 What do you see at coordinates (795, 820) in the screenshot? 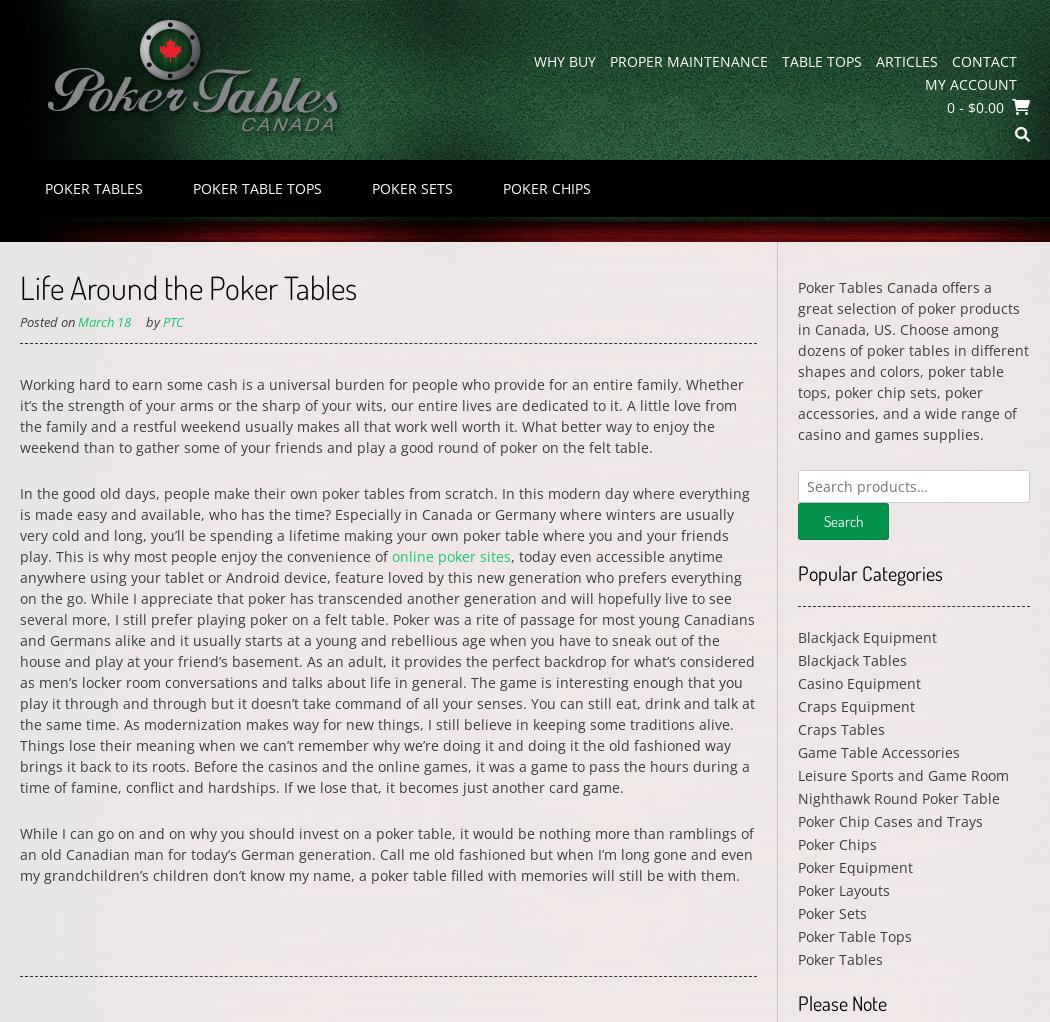
I see `'Poker Chip Cases and Trays'` at bounding box center [795, 820].